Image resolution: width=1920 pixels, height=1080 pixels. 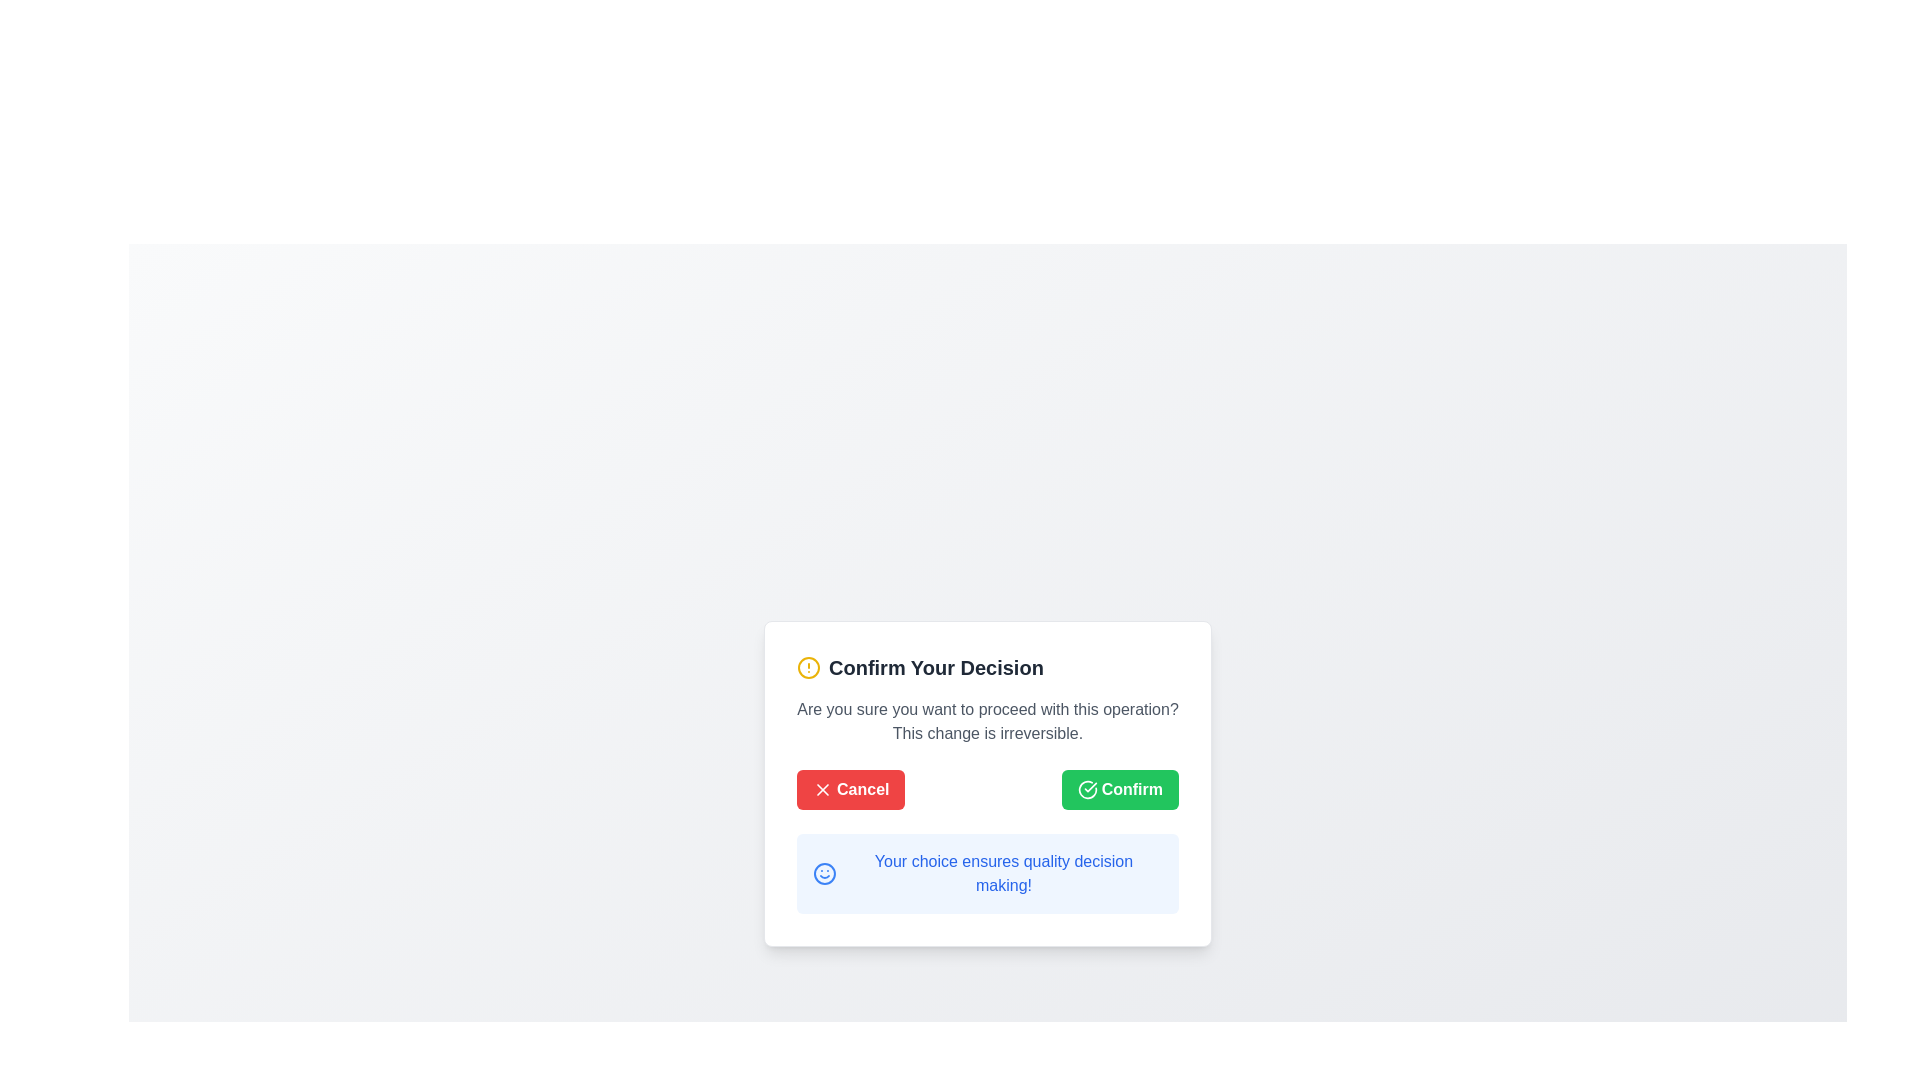 I want to click on the 'Cancel' button on the confirmation modal dialog to abort the operation, so click(x=988, y=782).